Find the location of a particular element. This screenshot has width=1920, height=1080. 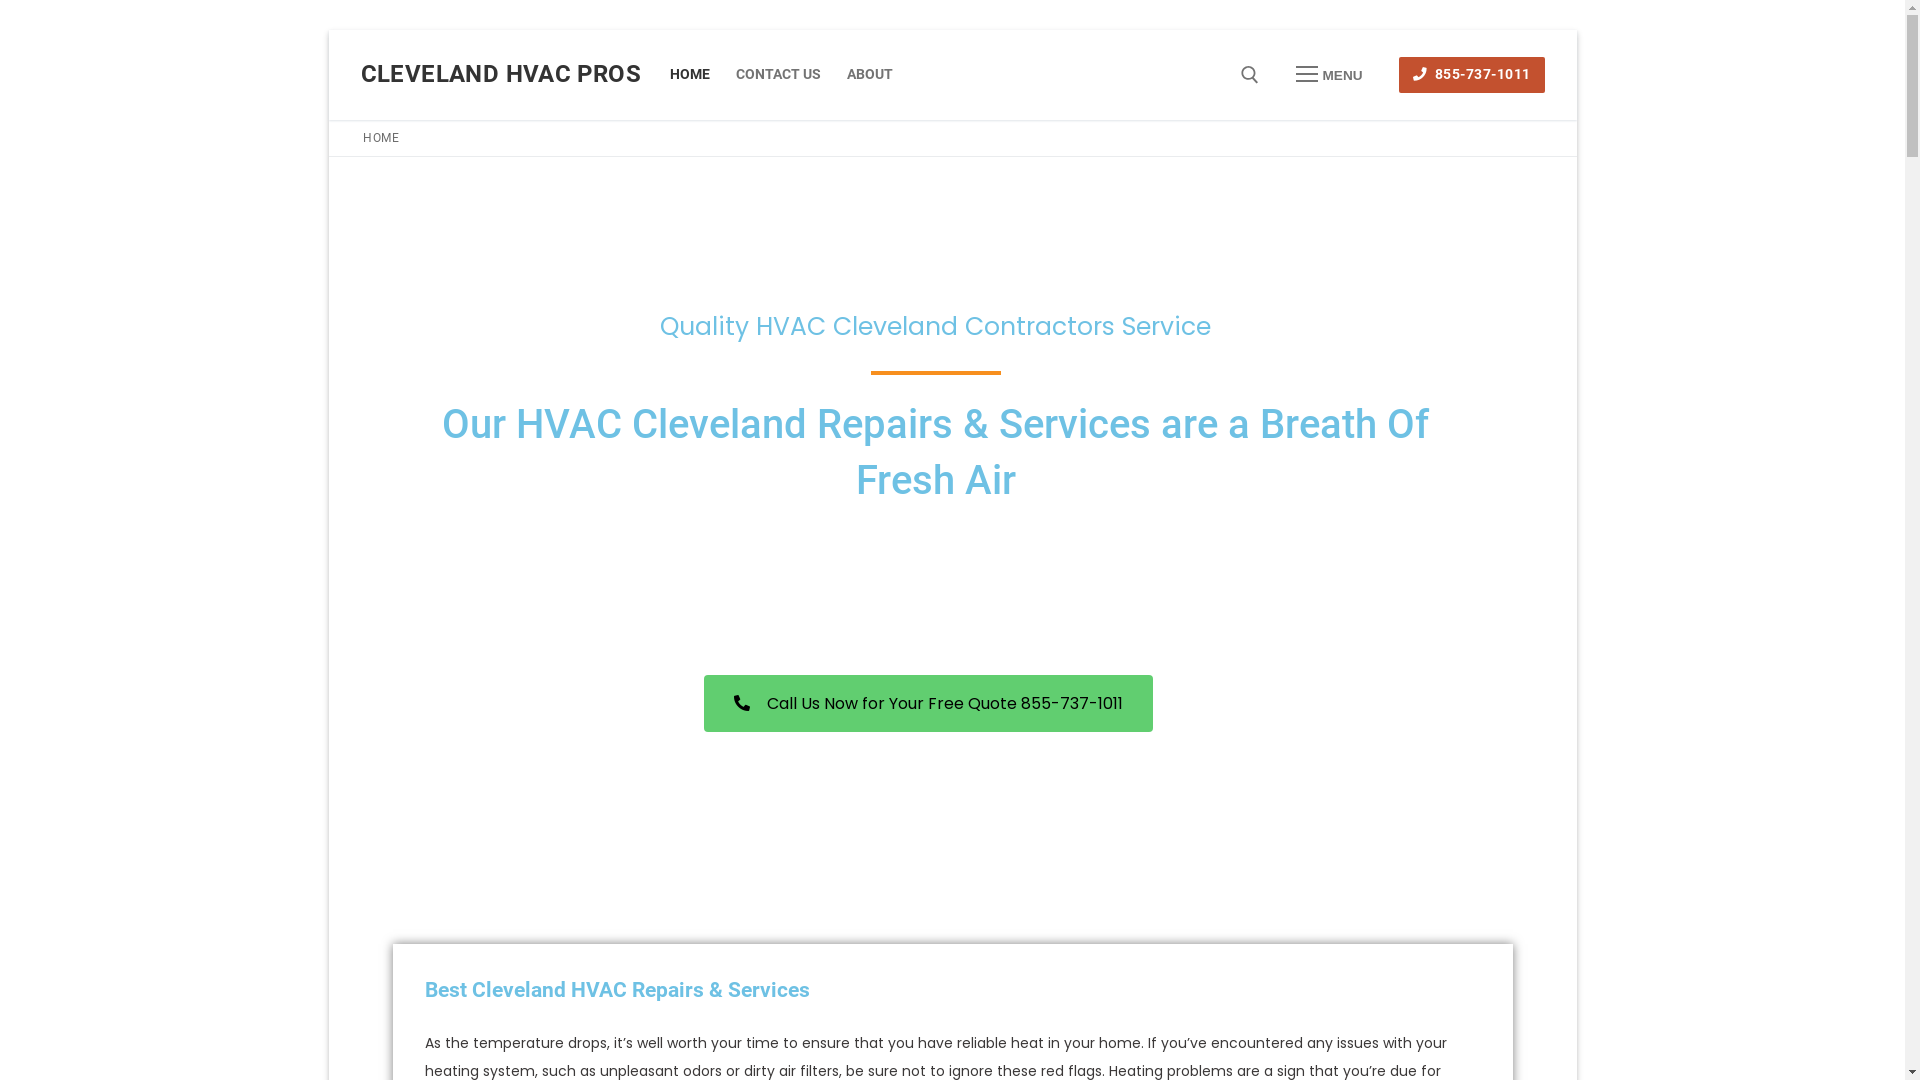

'HOME' is located at coordinates (690, 73).